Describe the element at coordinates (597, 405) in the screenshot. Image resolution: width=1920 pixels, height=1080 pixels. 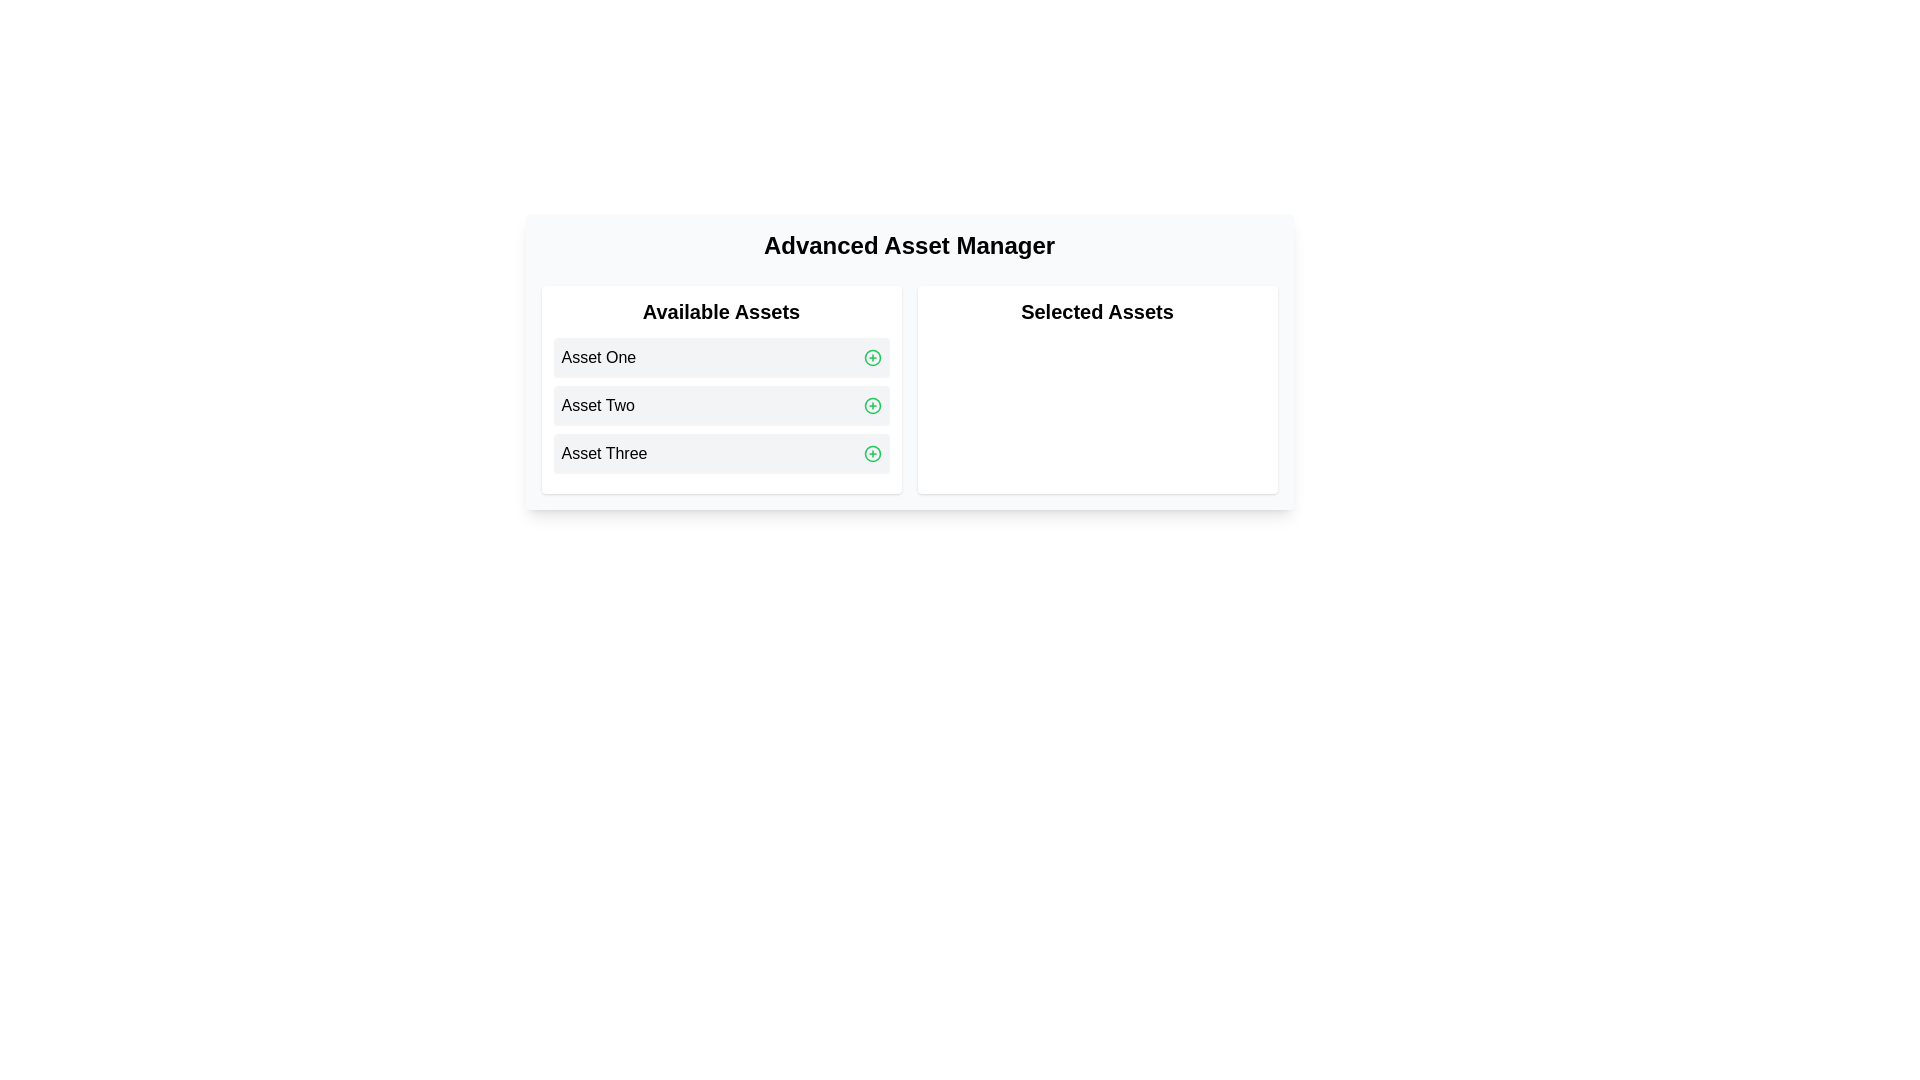
I see `the text label reading 'Asset Two' located in the 'Available Assets' column` at that location.